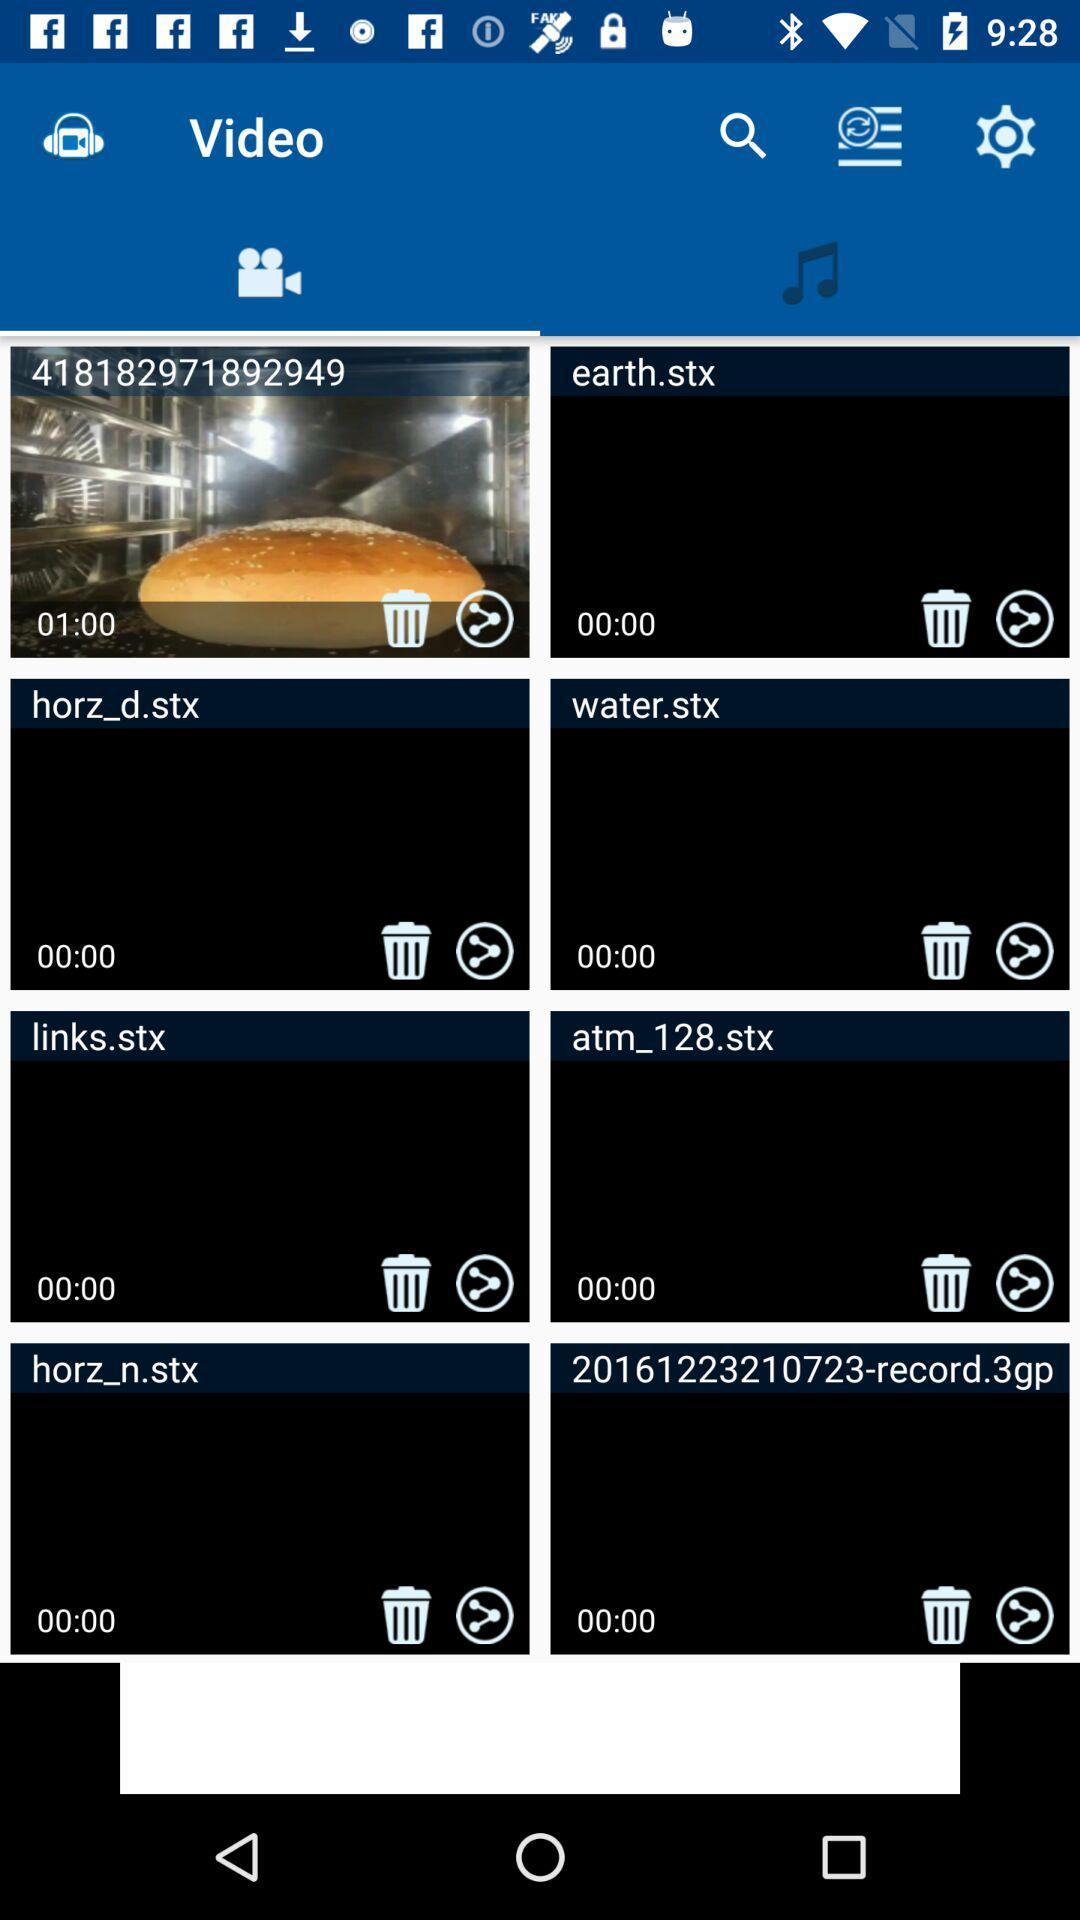 The image size is (1080, 1920). Describe the element at coordinates (945, 1282) in the screenshot. I see `delete option on second video in third row of the page` at that location.